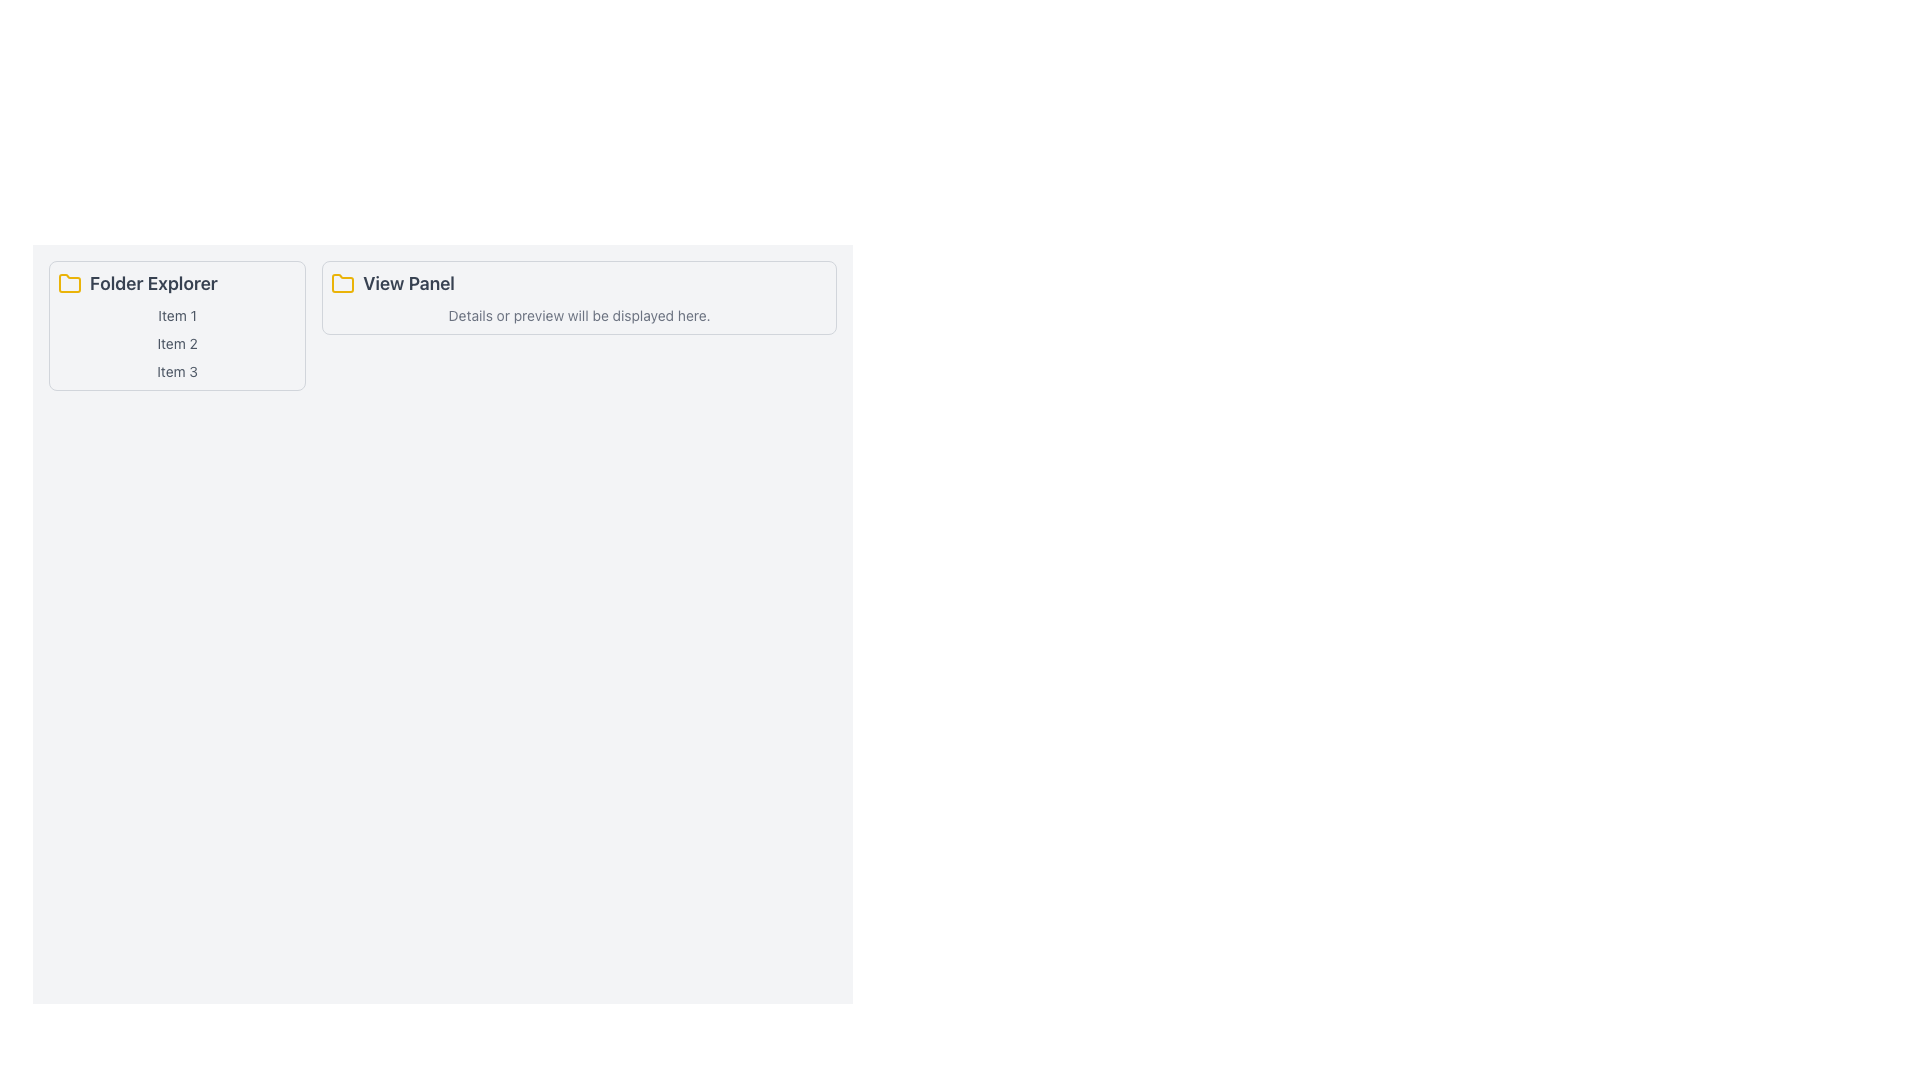 The width and height of the screenshot is (1920, 1080). I want to click on the static text label representing a selectable item in the 'Folder Explorer' list, specifically the second item positioned between 'Item 1' and 'Item 3', so click(177, 342).